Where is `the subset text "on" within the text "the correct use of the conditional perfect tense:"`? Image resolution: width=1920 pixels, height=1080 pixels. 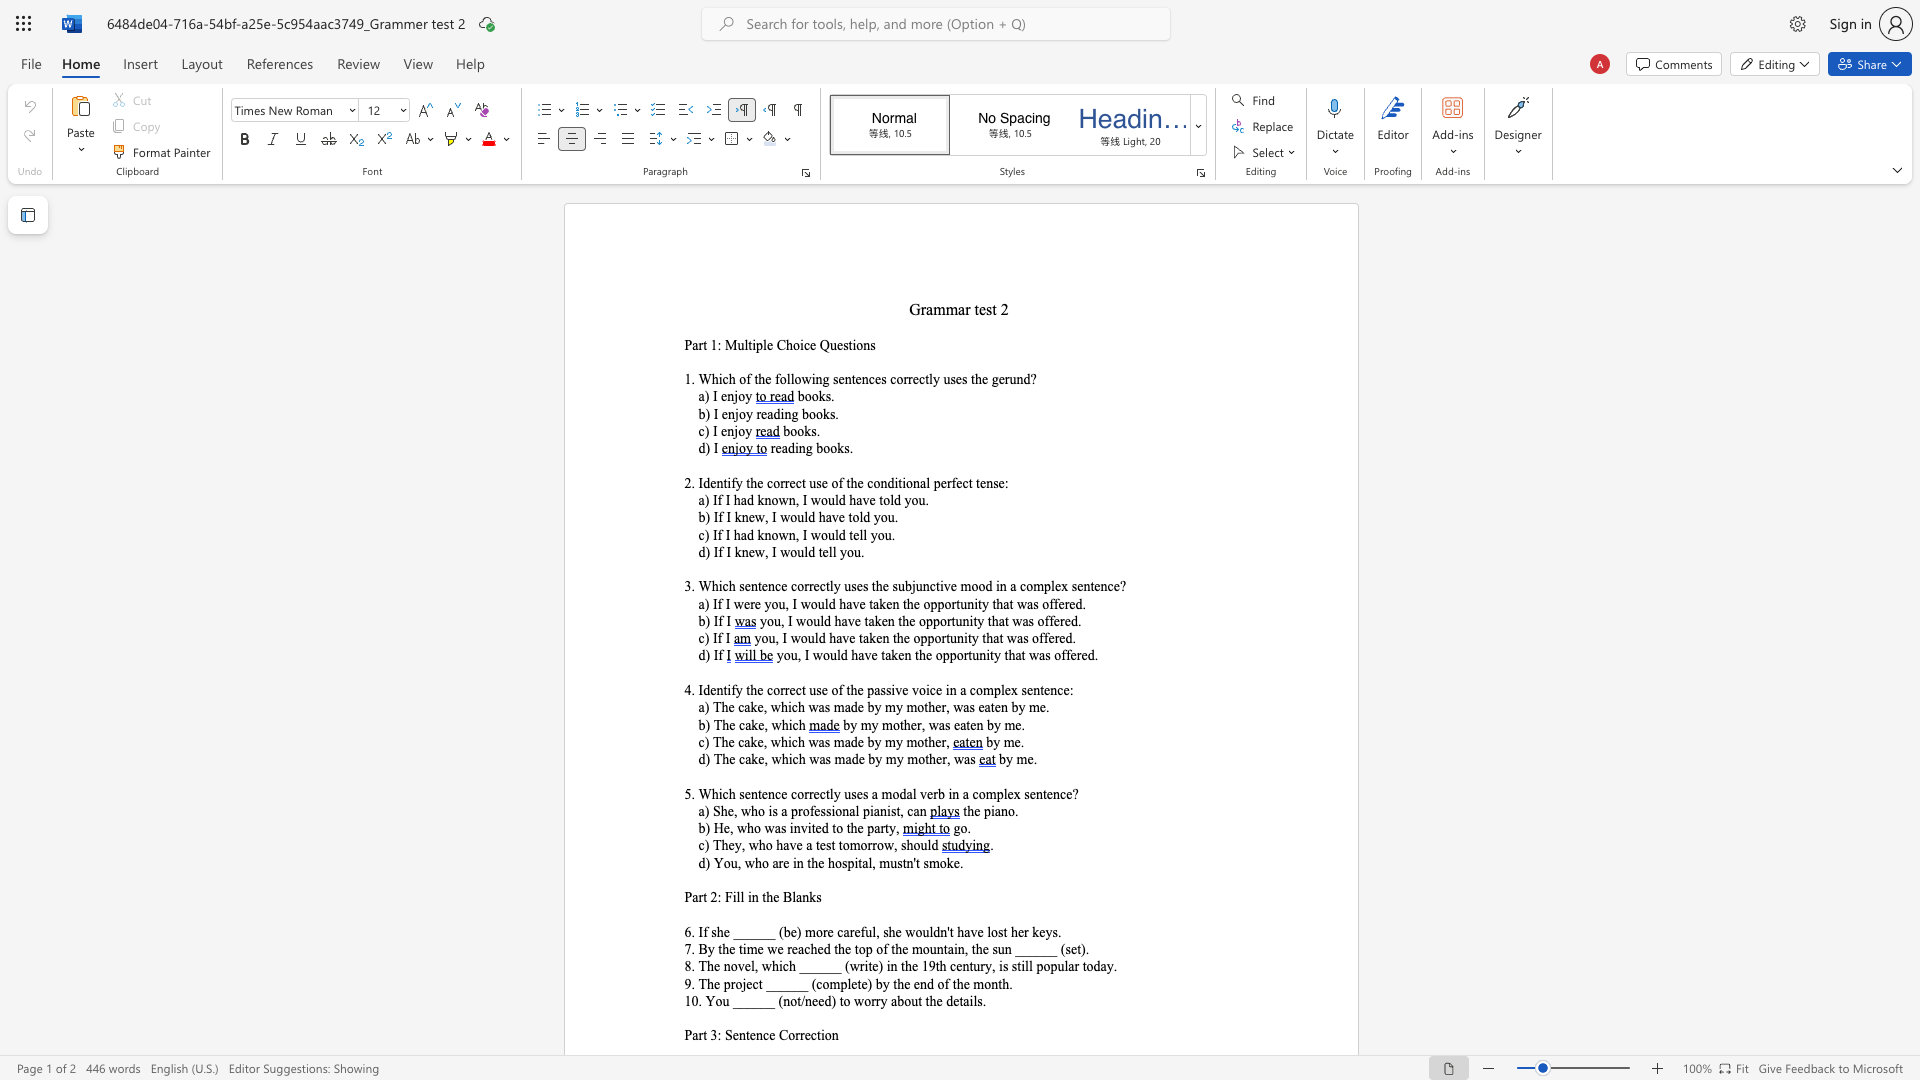 the subset text "on" within the text "the correct use of the conditional perfect tense:" is located at coordinates (873, 483).